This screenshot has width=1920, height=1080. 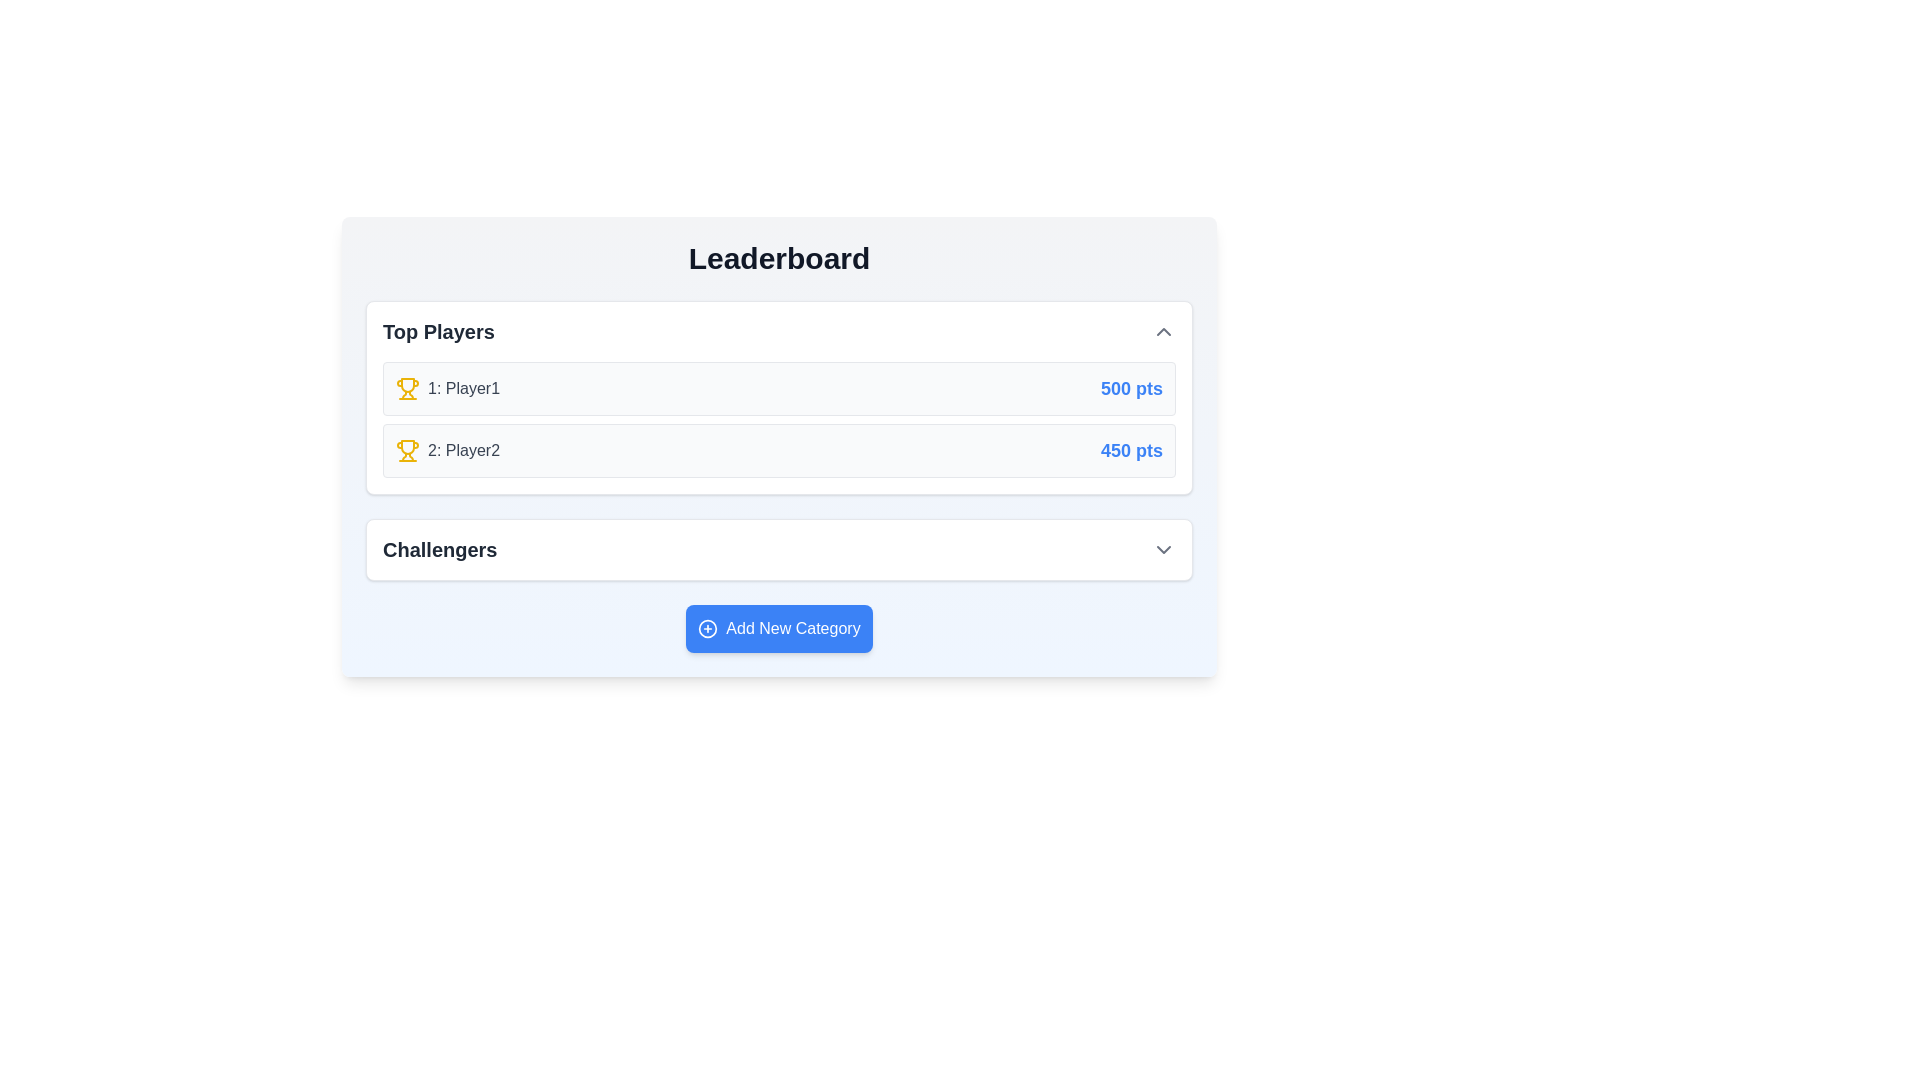 I want to click on the plus icon with a thin blue outline located inside the blue 'Add New Category' button, positioned below the 'Challengers' section, so click(x=708, y=627).